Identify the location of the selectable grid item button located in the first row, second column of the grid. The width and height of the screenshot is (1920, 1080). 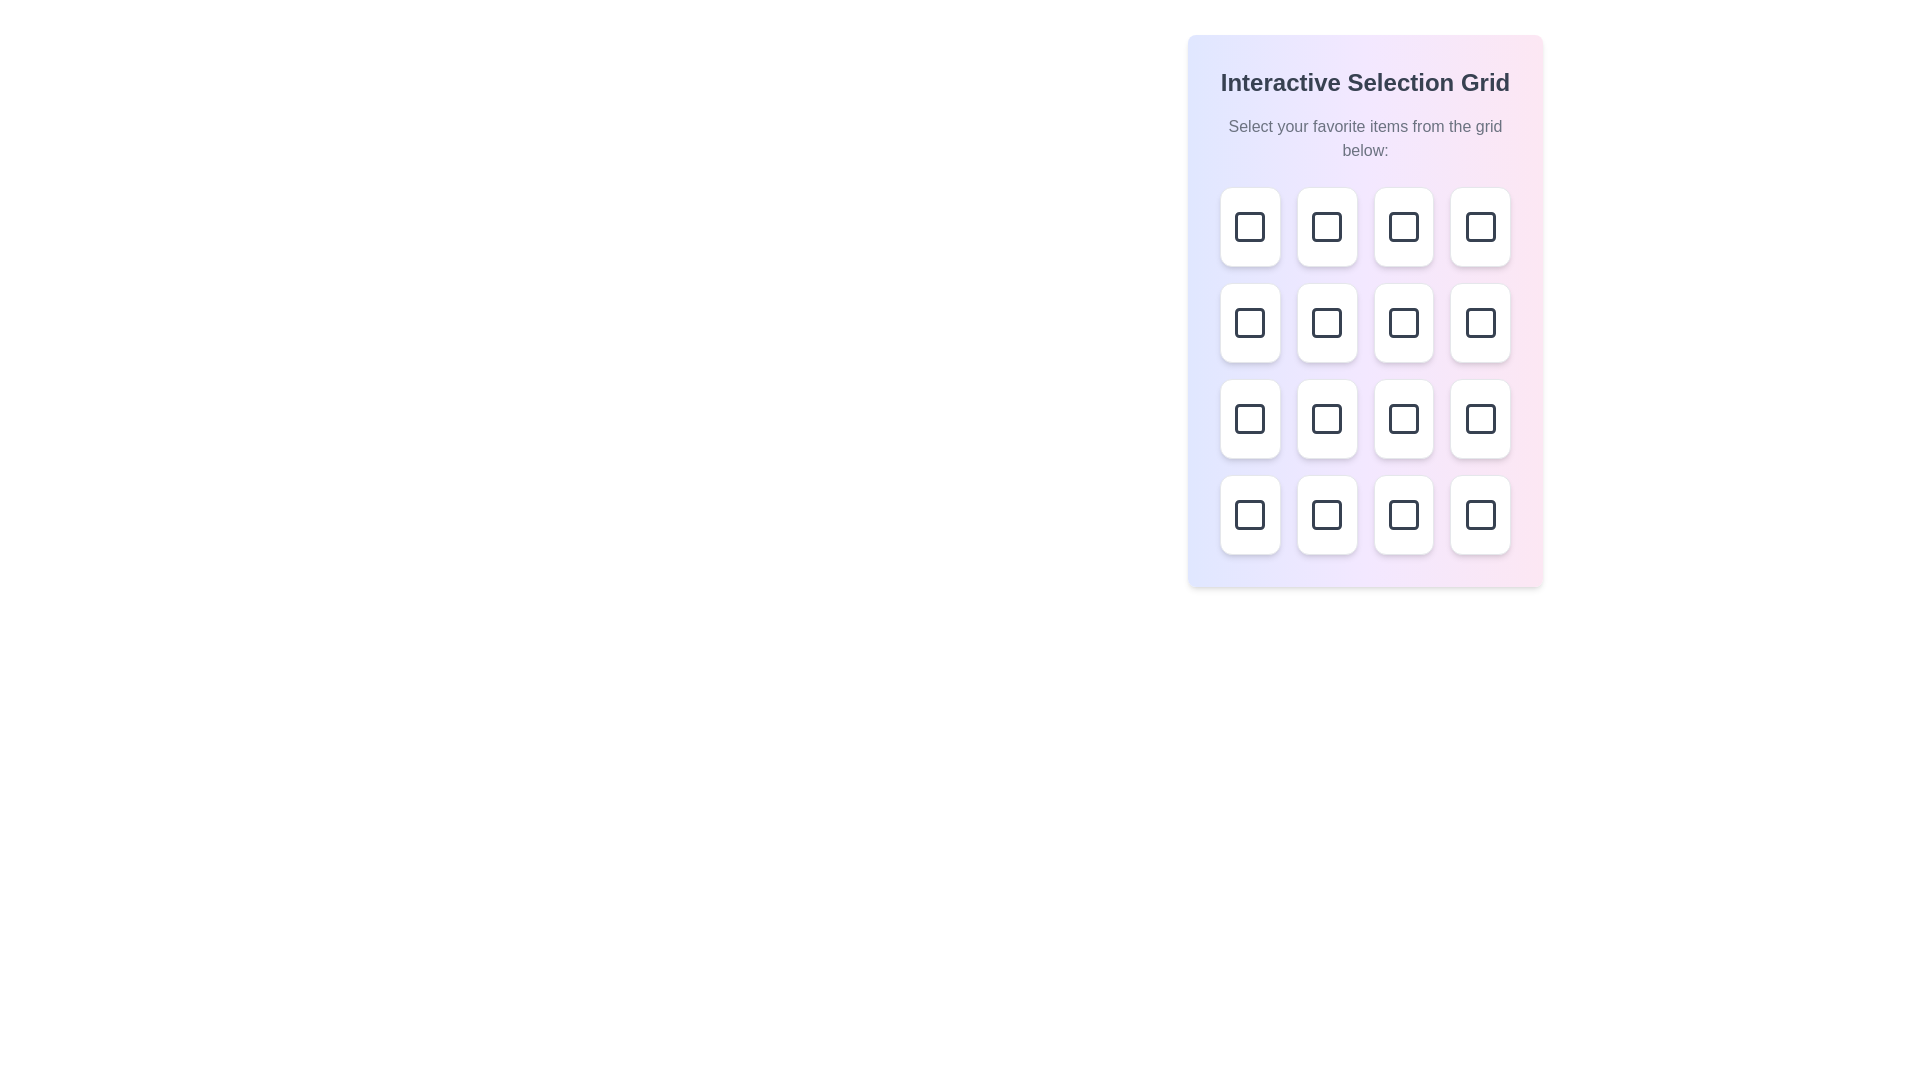
(1327, 226).